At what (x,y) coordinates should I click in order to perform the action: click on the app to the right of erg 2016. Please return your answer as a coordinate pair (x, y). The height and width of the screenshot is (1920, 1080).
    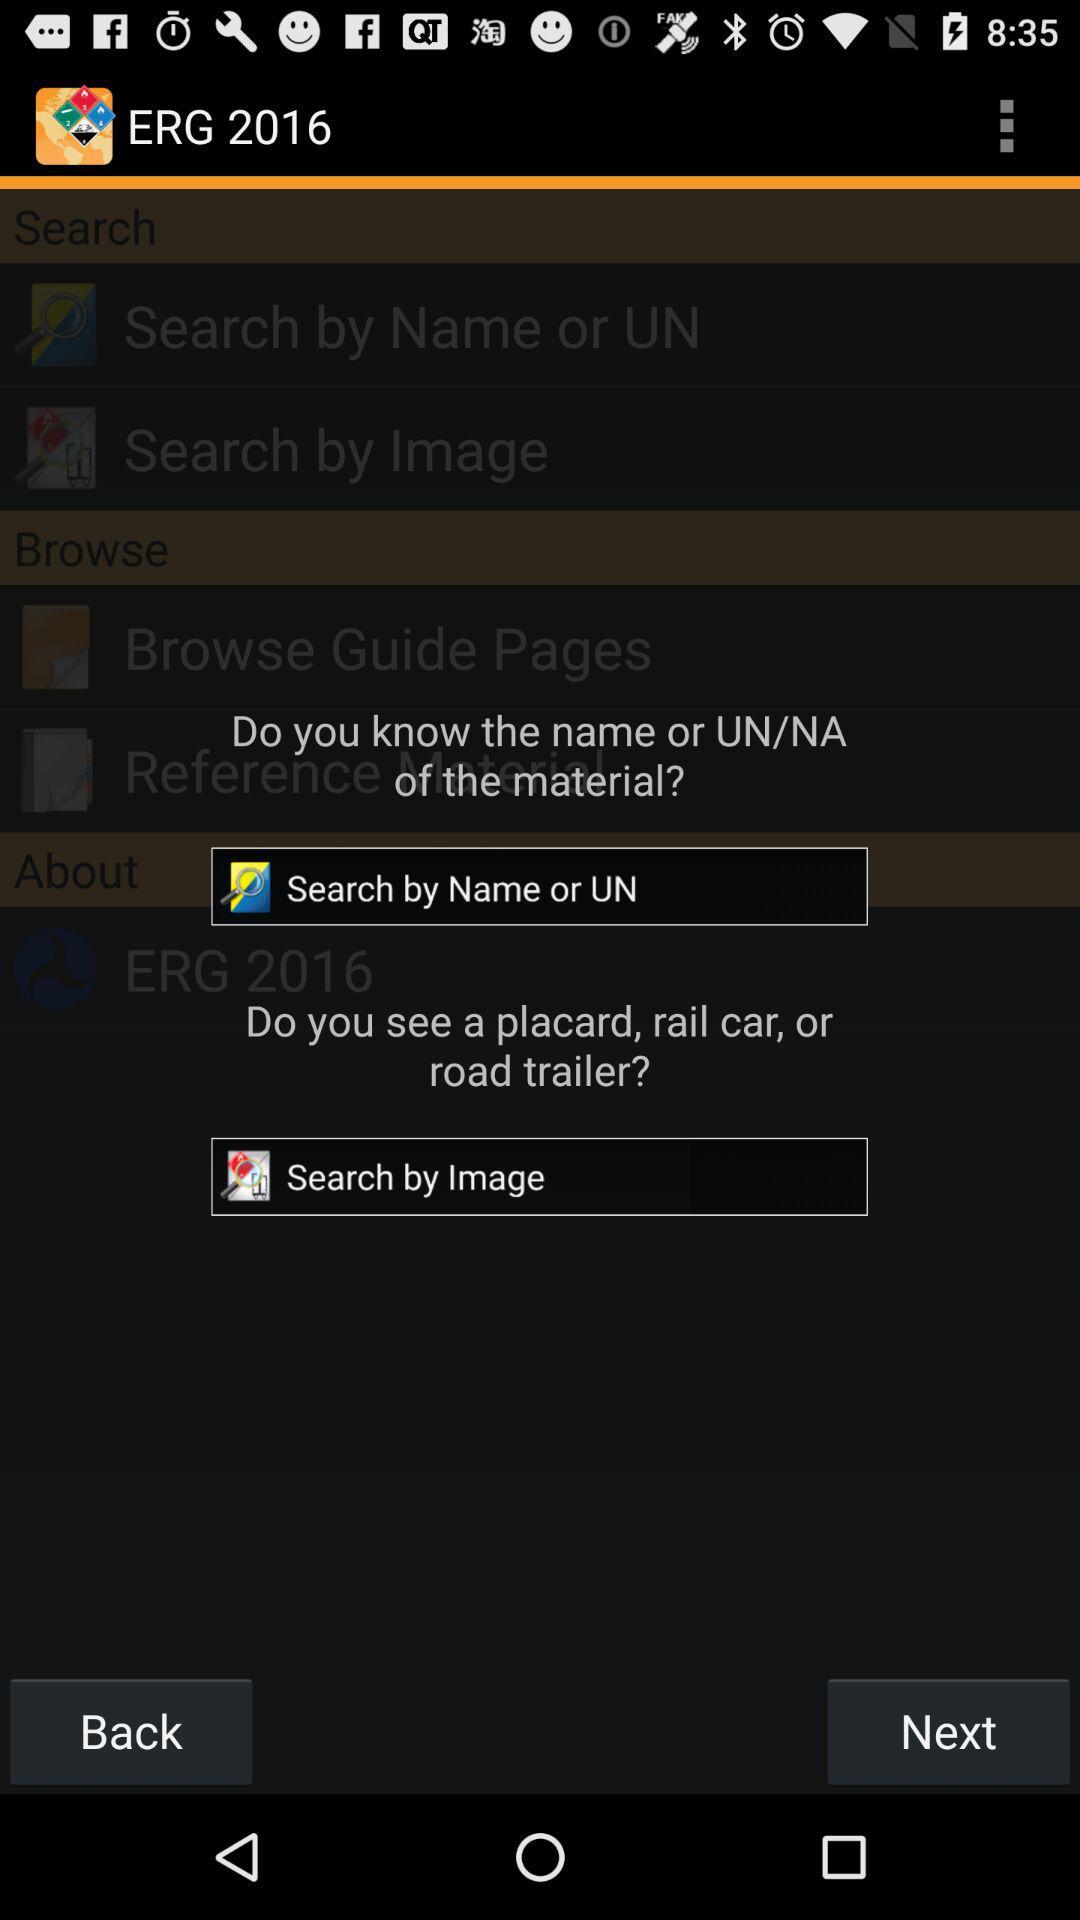
    Looking at the image, I should click on (1006, 124).